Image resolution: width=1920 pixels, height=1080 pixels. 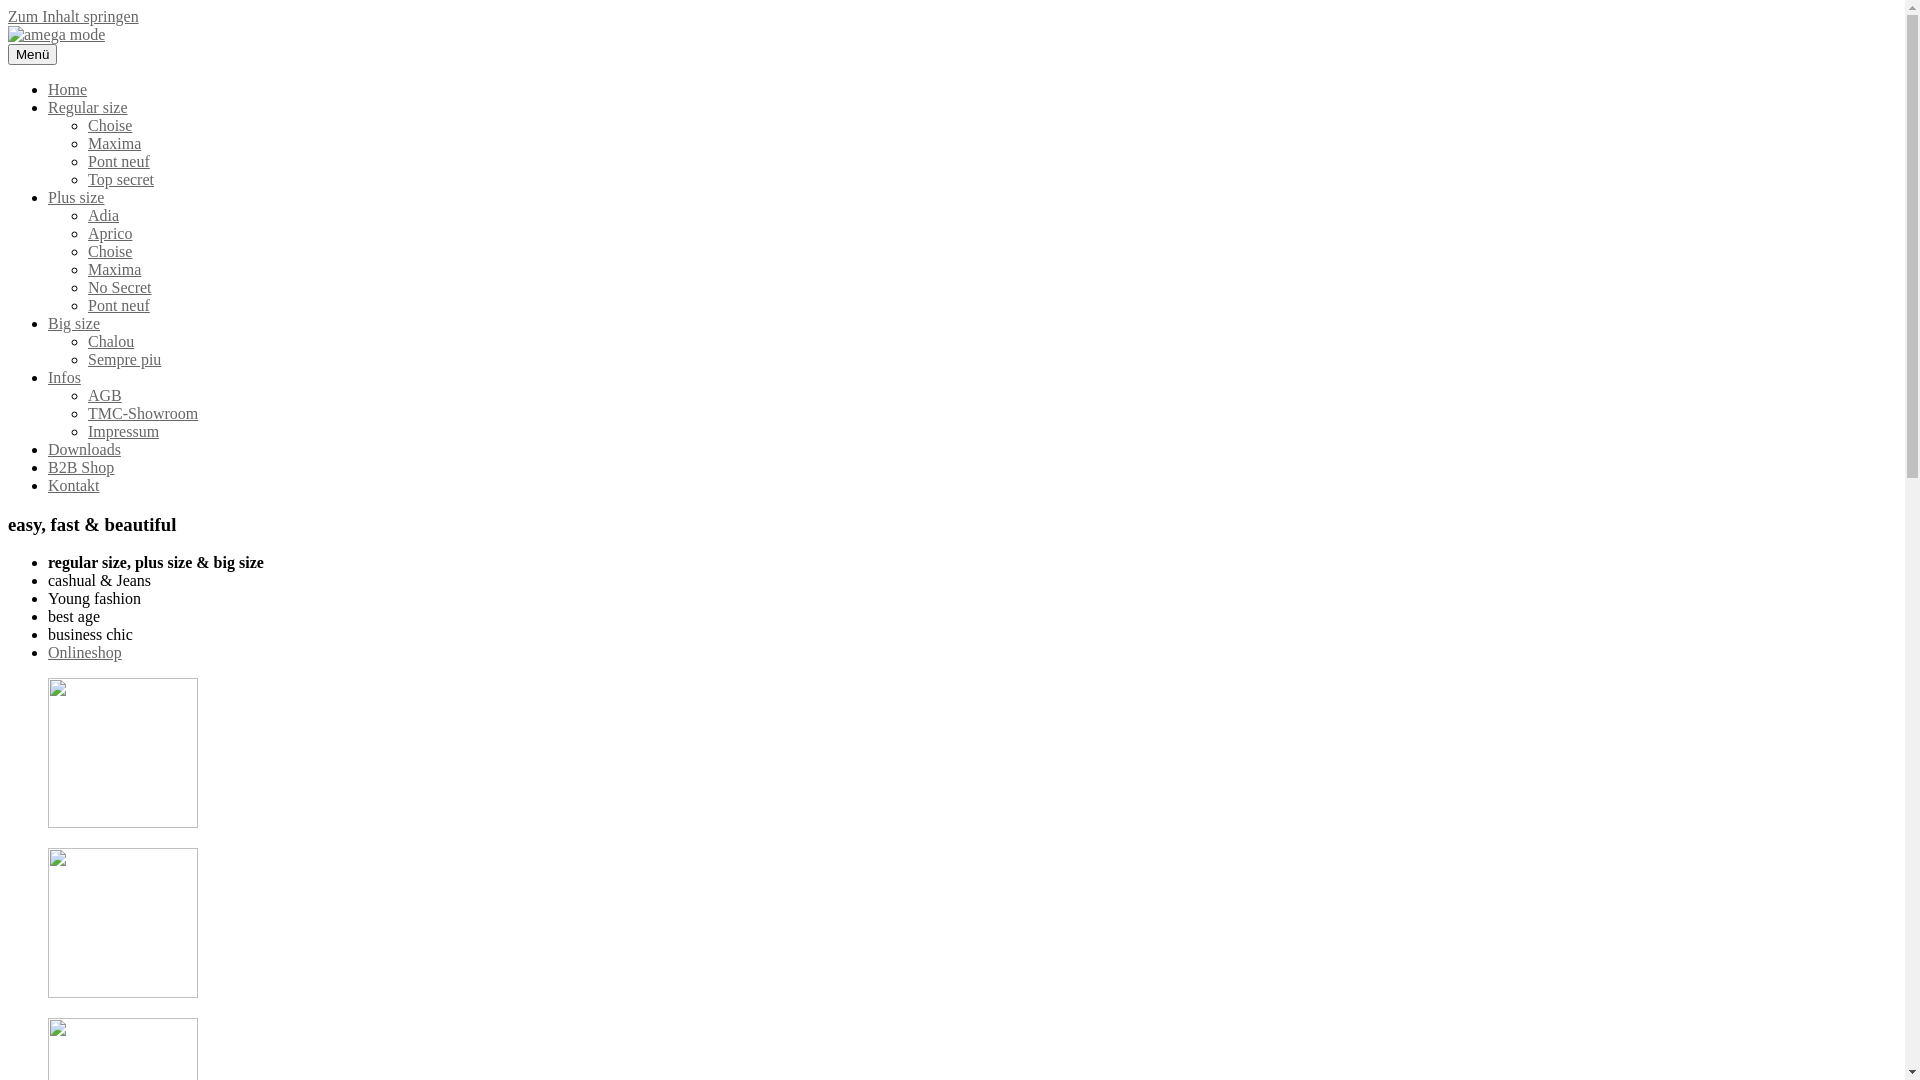 What do you see at coordinates (109, 250) in the screenshot?
I see `'Choise'` at bounding box center [109, 250].